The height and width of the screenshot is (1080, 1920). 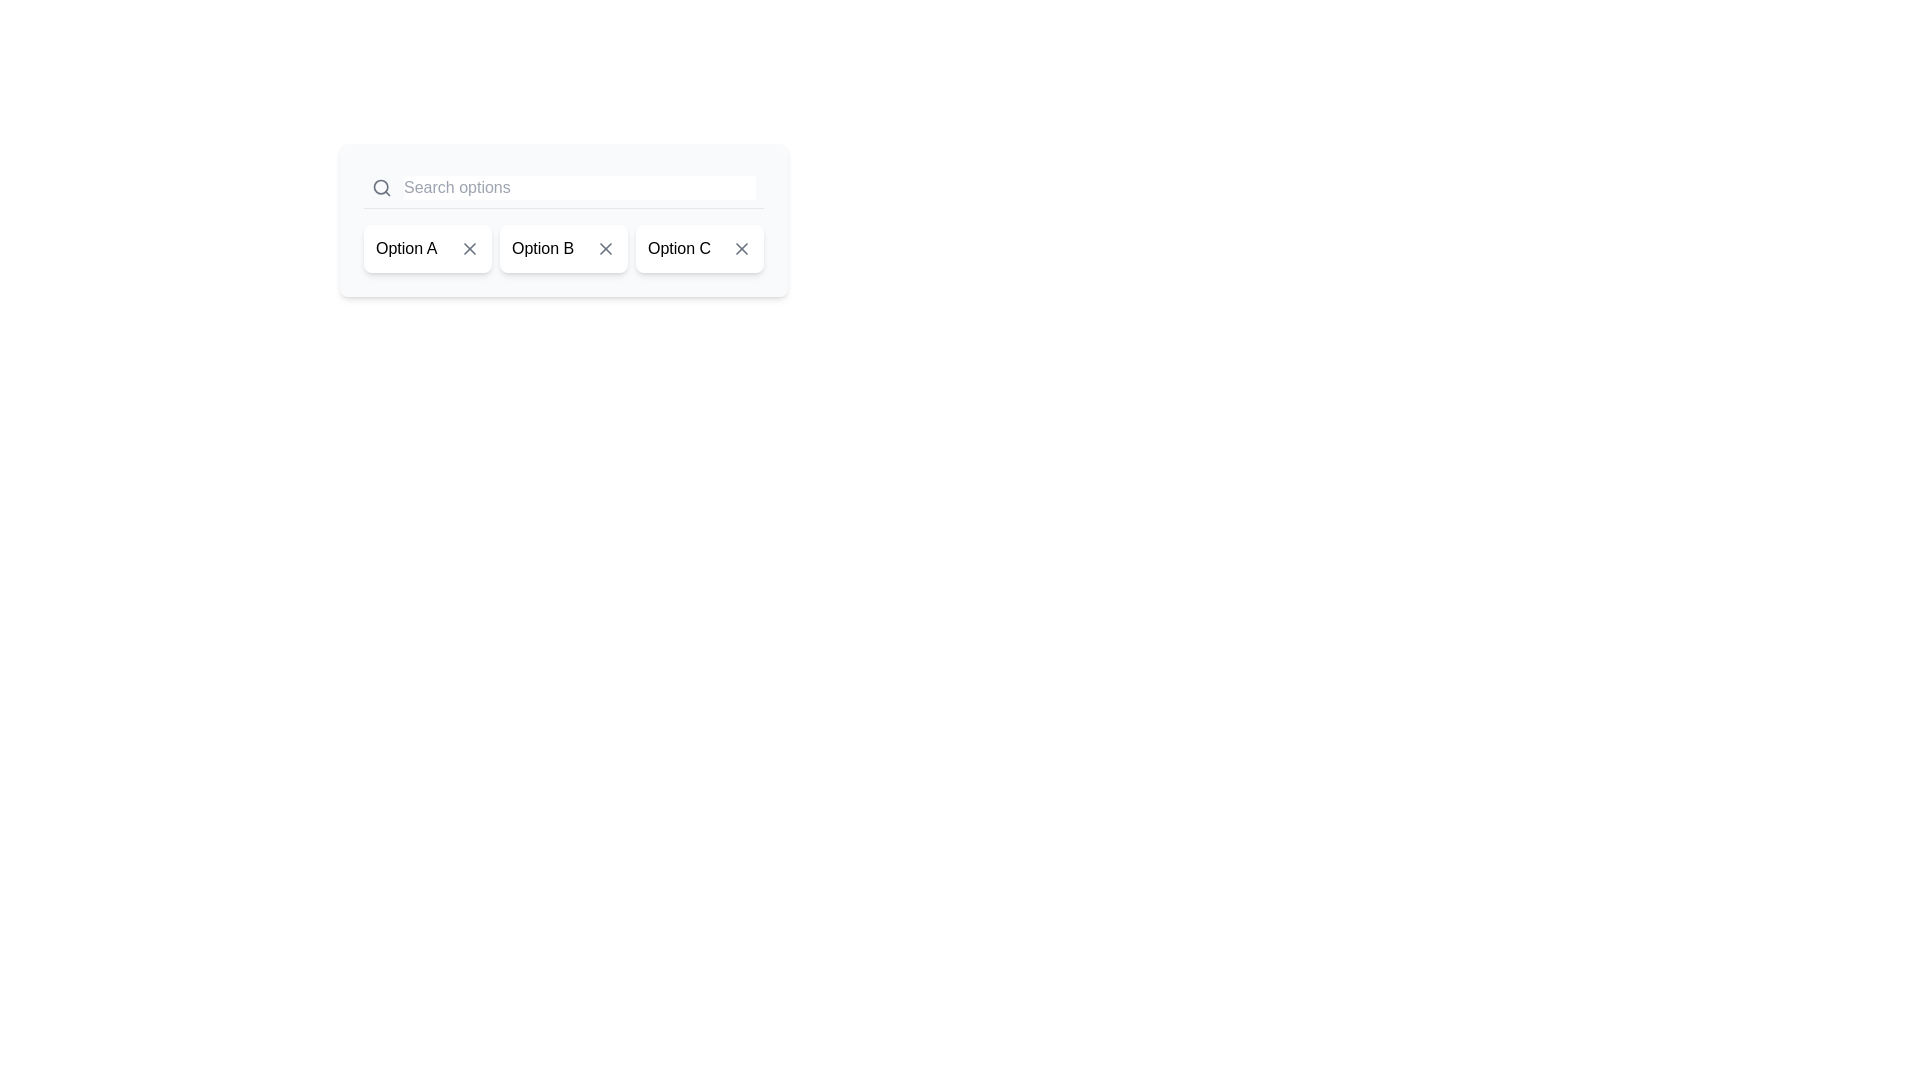 I want to click on the search input box to focus on it, so click(x=579, y=188).